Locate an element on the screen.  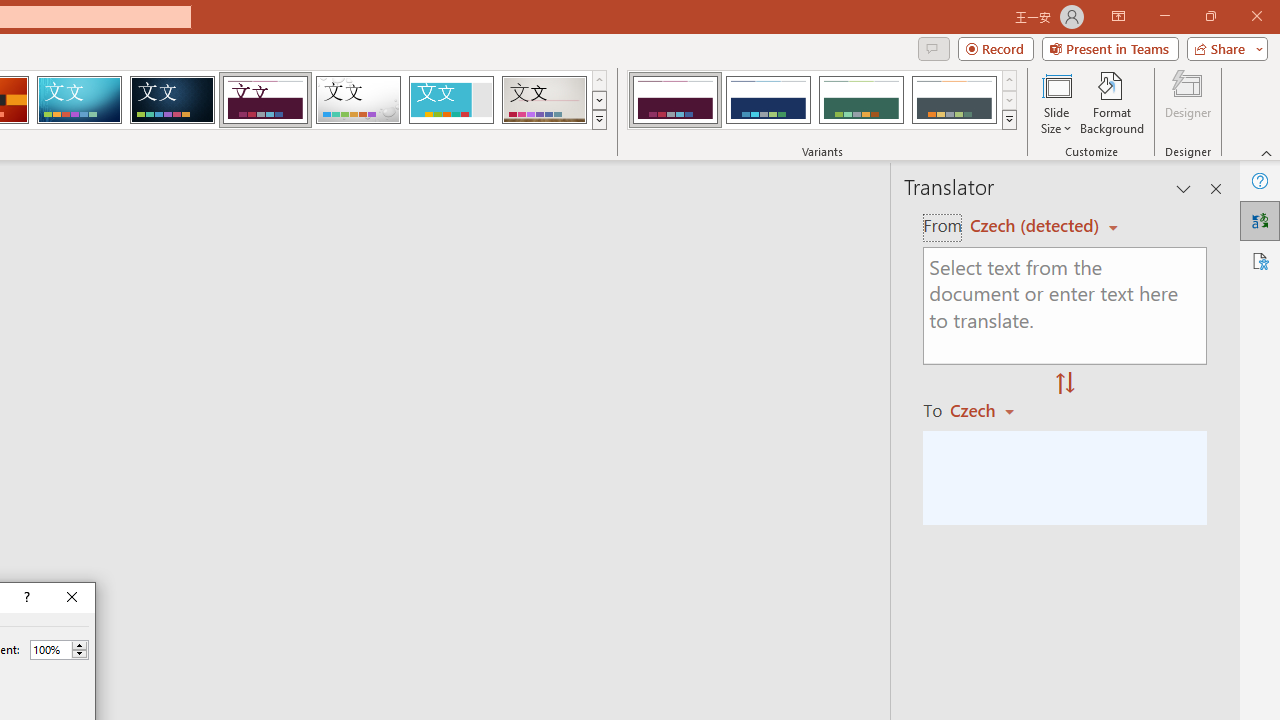
'Help' is located at coordinates (1259, 181).